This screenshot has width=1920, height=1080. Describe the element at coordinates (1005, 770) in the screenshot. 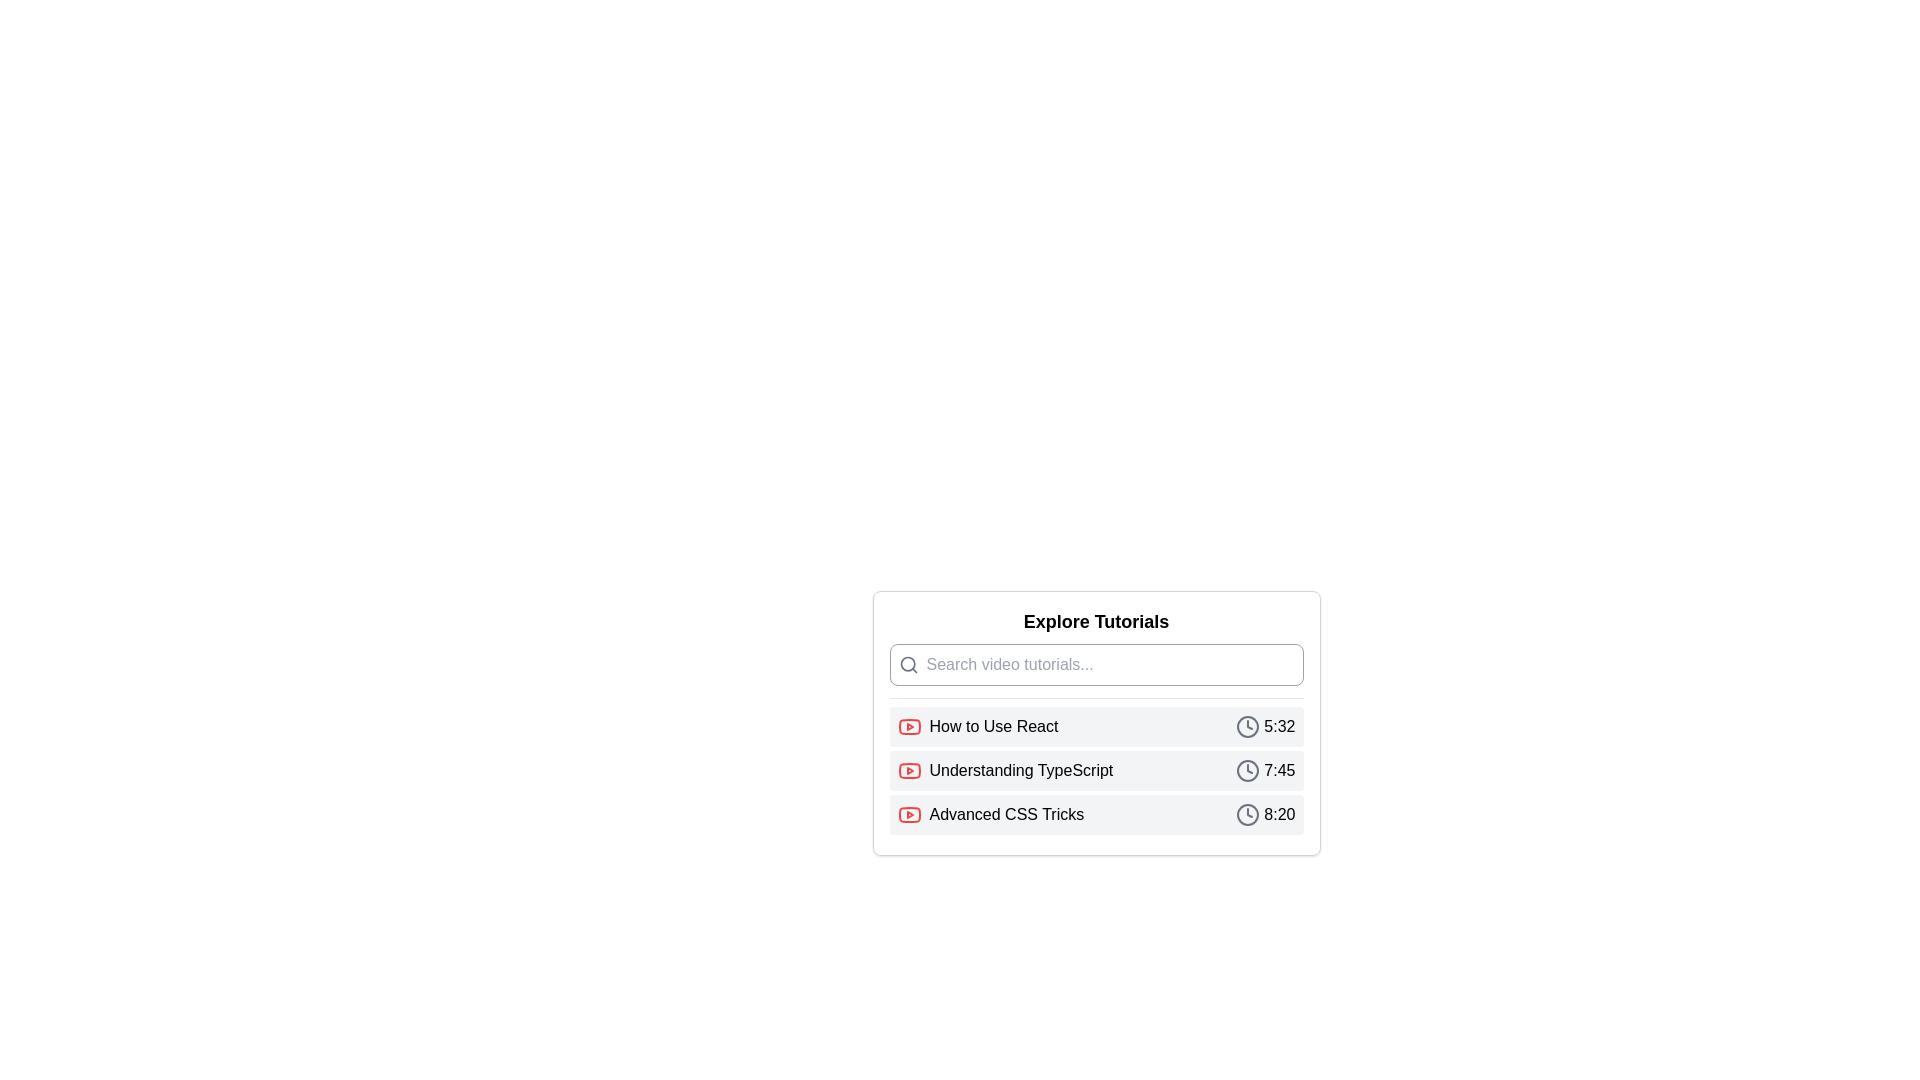

I see `the static text label 'Understanding TypeScript' which is part of the tutorial list under 'Explore Tutorials', positioned between 'How to Use React' and 'Advanced CSS Tricks'` at that location.